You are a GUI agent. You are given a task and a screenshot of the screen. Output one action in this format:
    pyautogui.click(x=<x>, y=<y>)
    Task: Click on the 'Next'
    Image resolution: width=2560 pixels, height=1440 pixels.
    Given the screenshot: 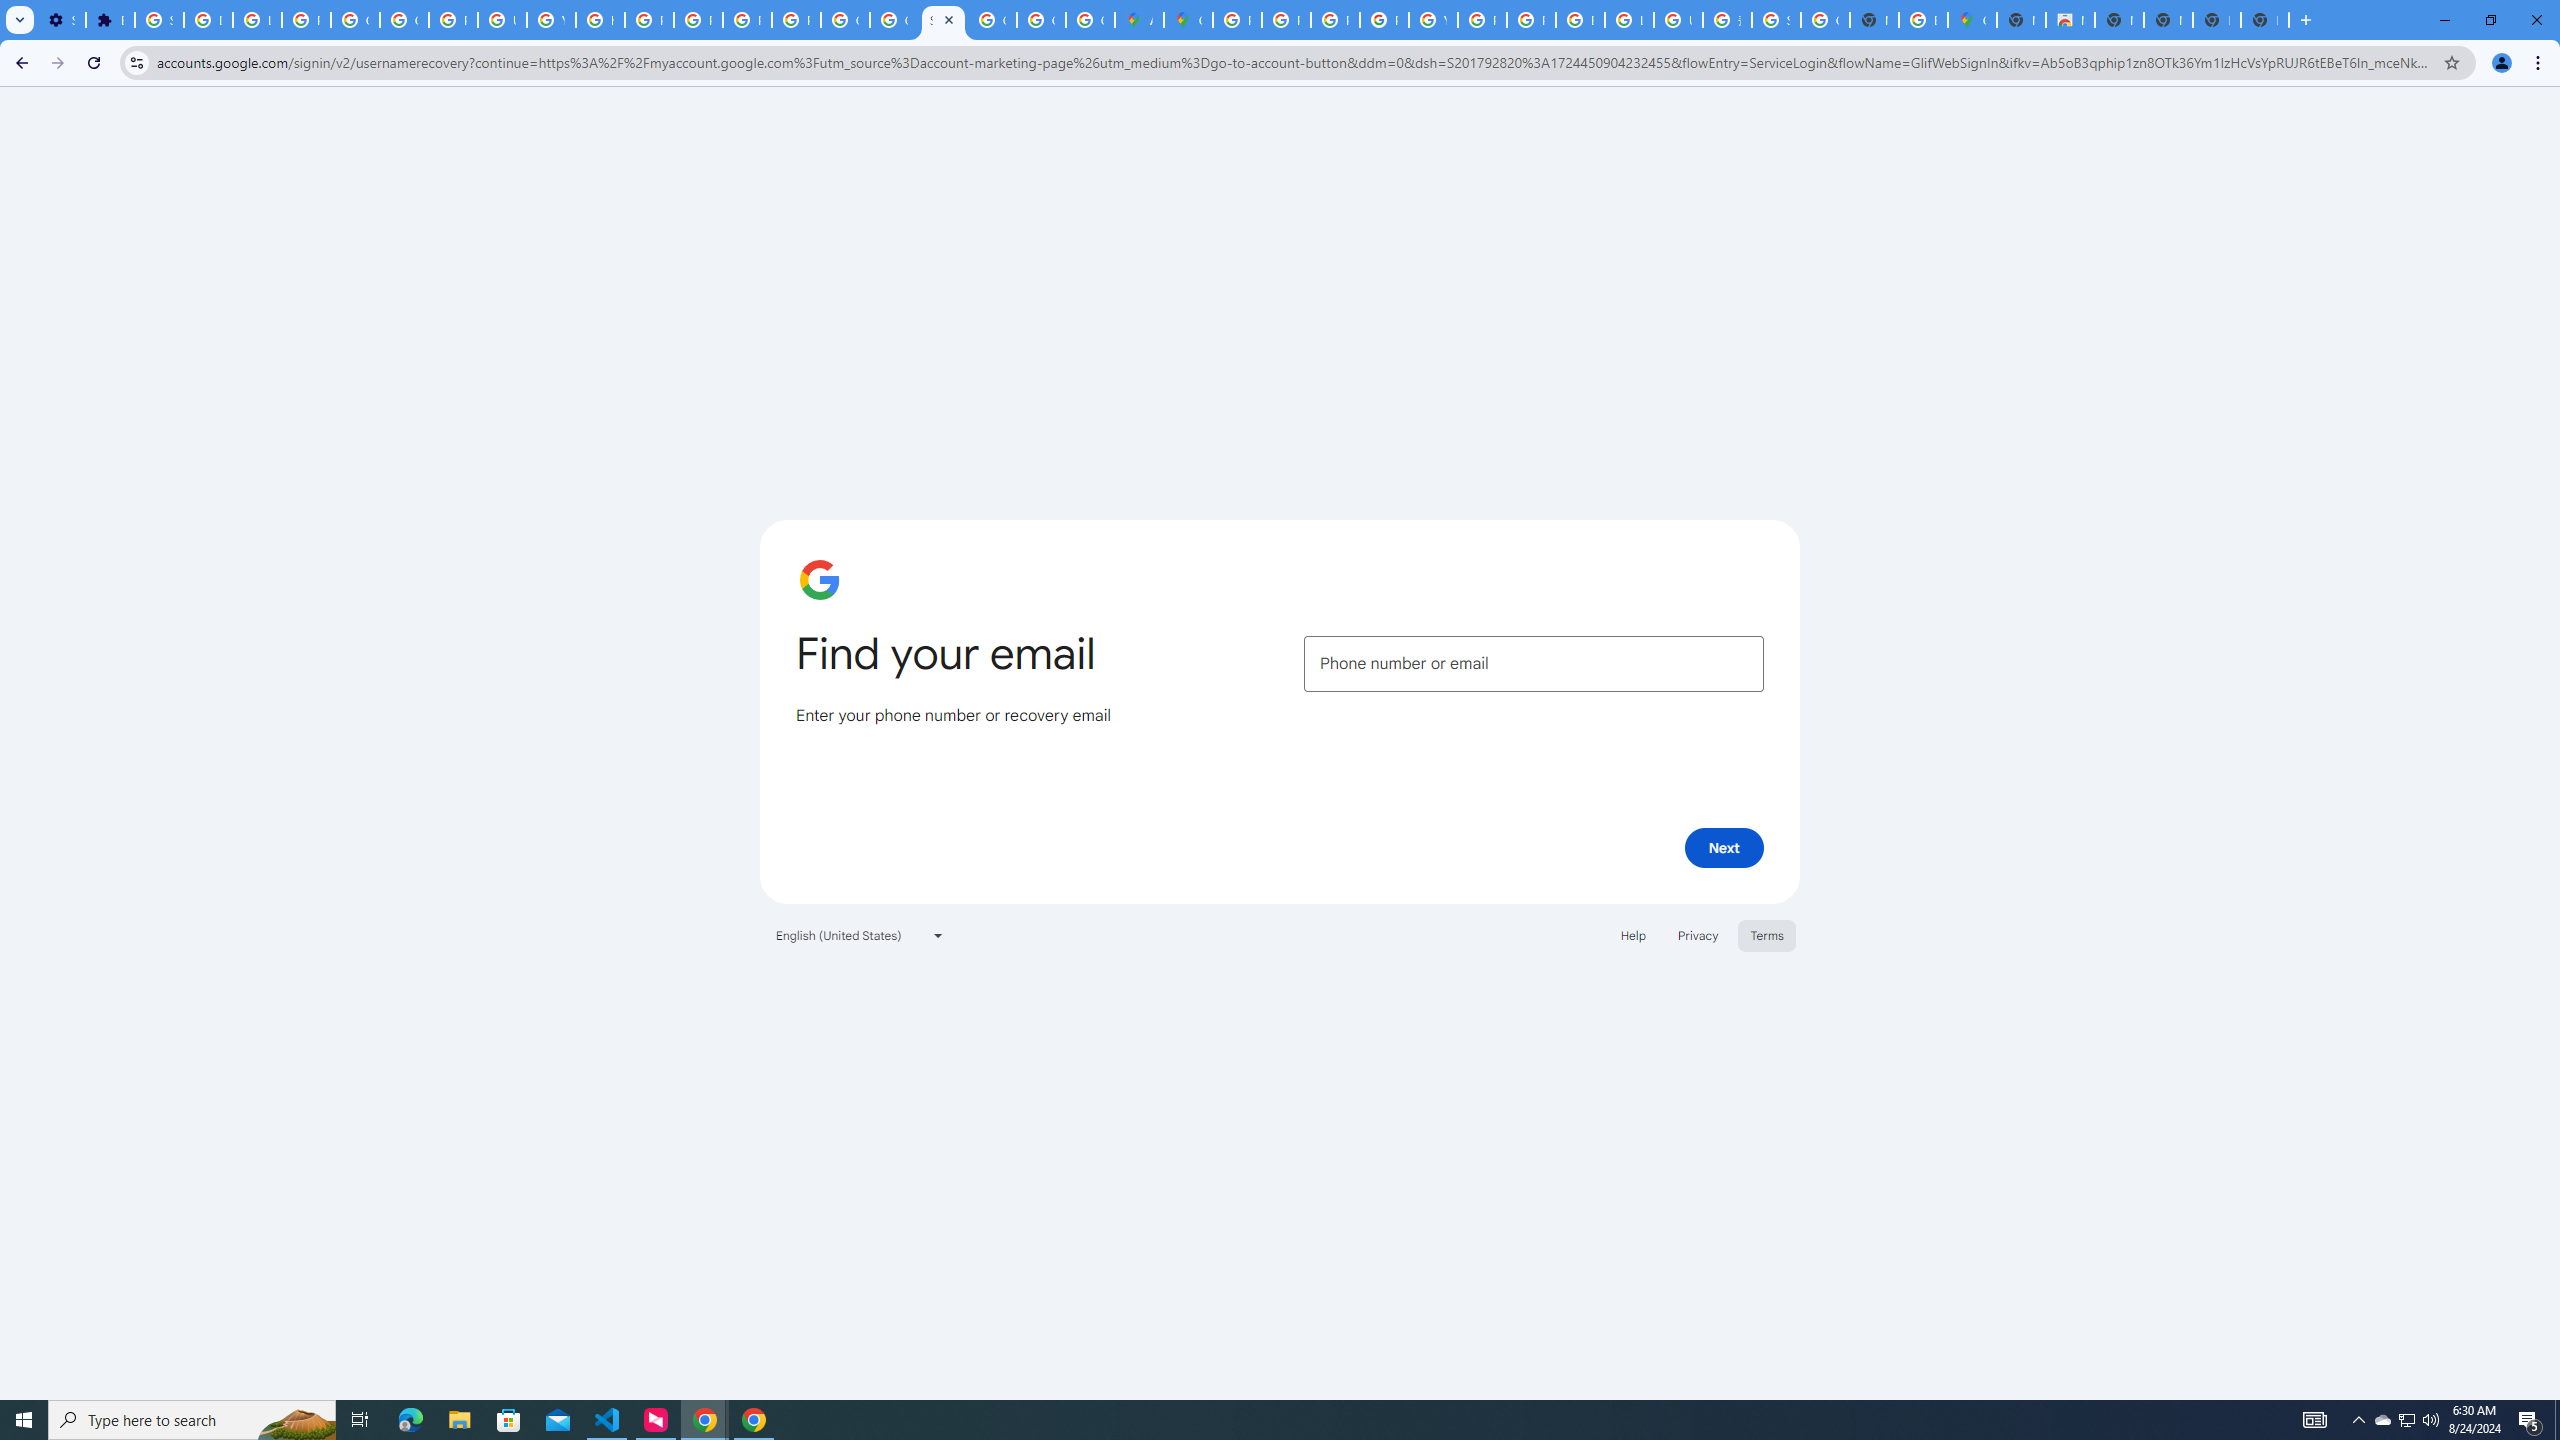 What is the action you would take?
    pyautogui.click(x=1724, y=846)
    